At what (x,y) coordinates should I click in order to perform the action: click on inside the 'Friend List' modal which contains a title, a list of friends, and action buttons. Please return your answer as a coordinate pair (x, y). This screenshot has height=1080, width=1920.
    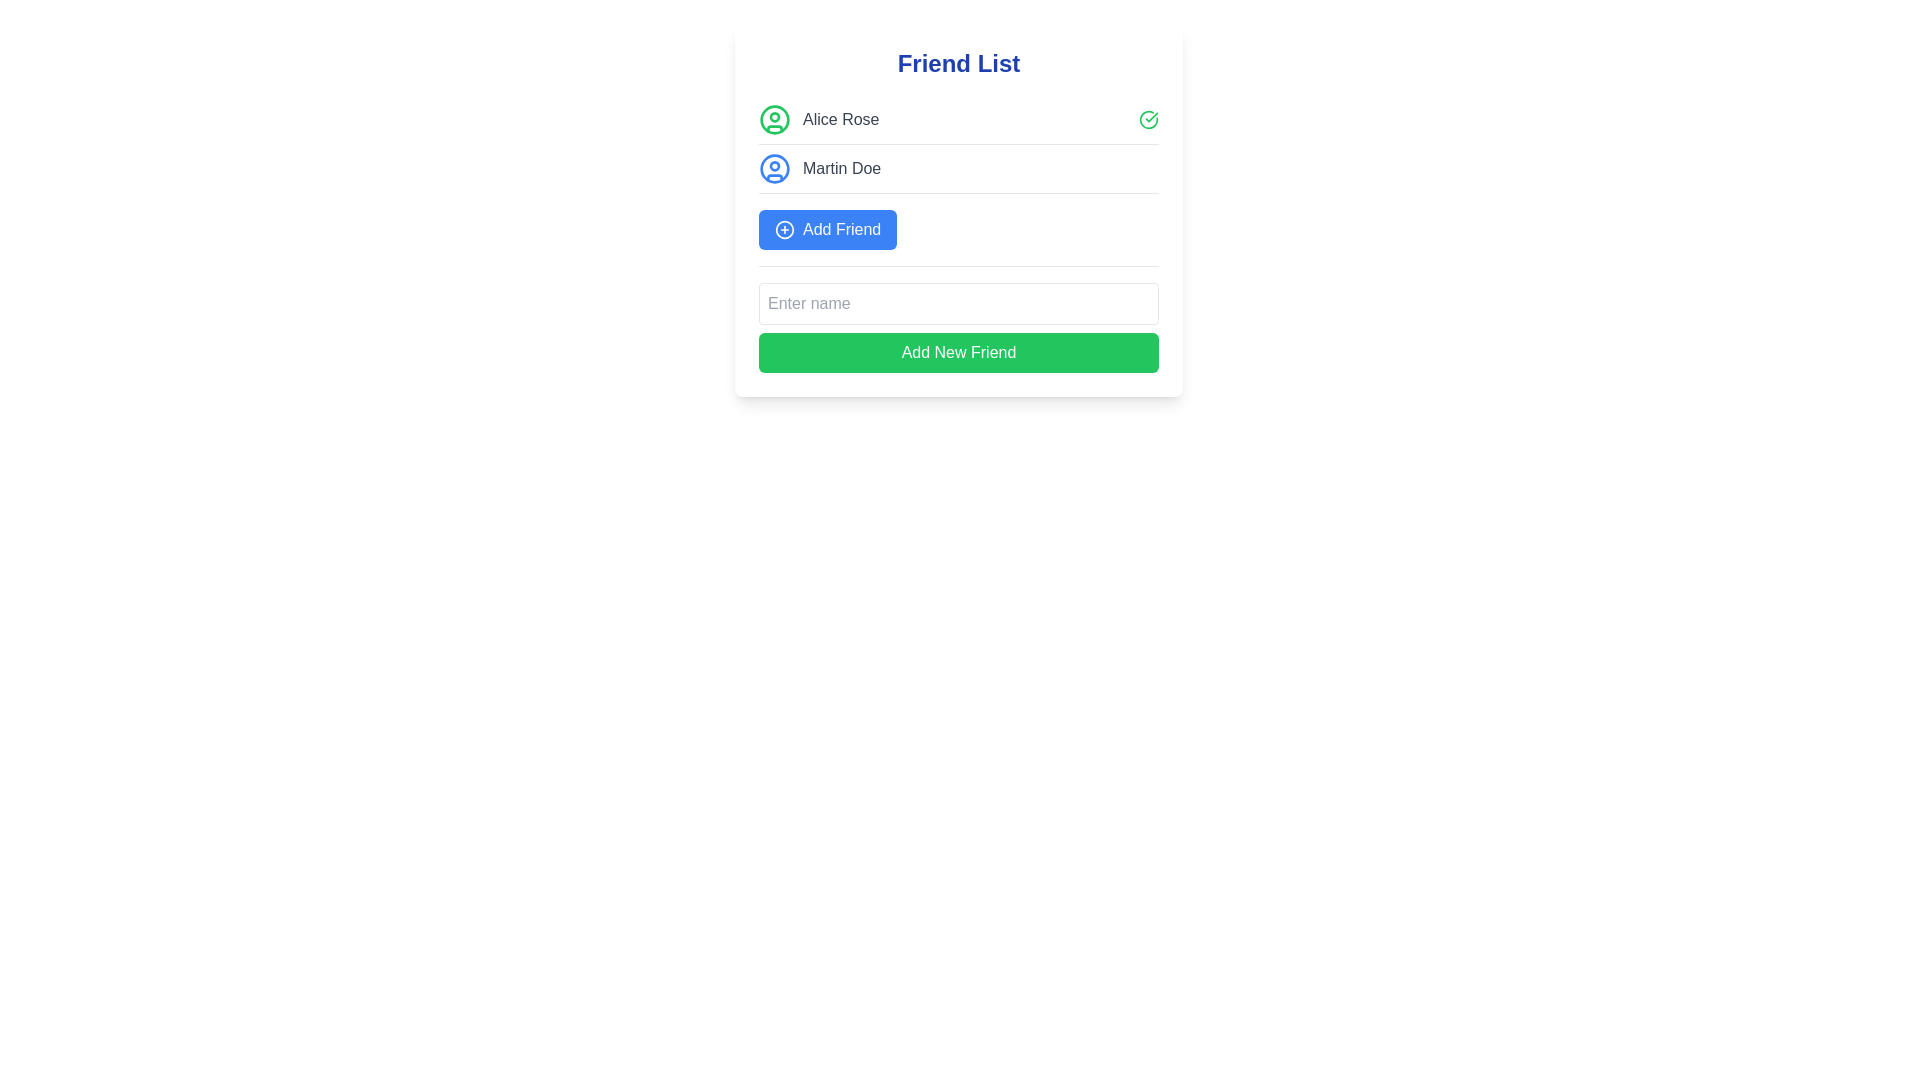
    Looking at the image, I should click on (958, 209).